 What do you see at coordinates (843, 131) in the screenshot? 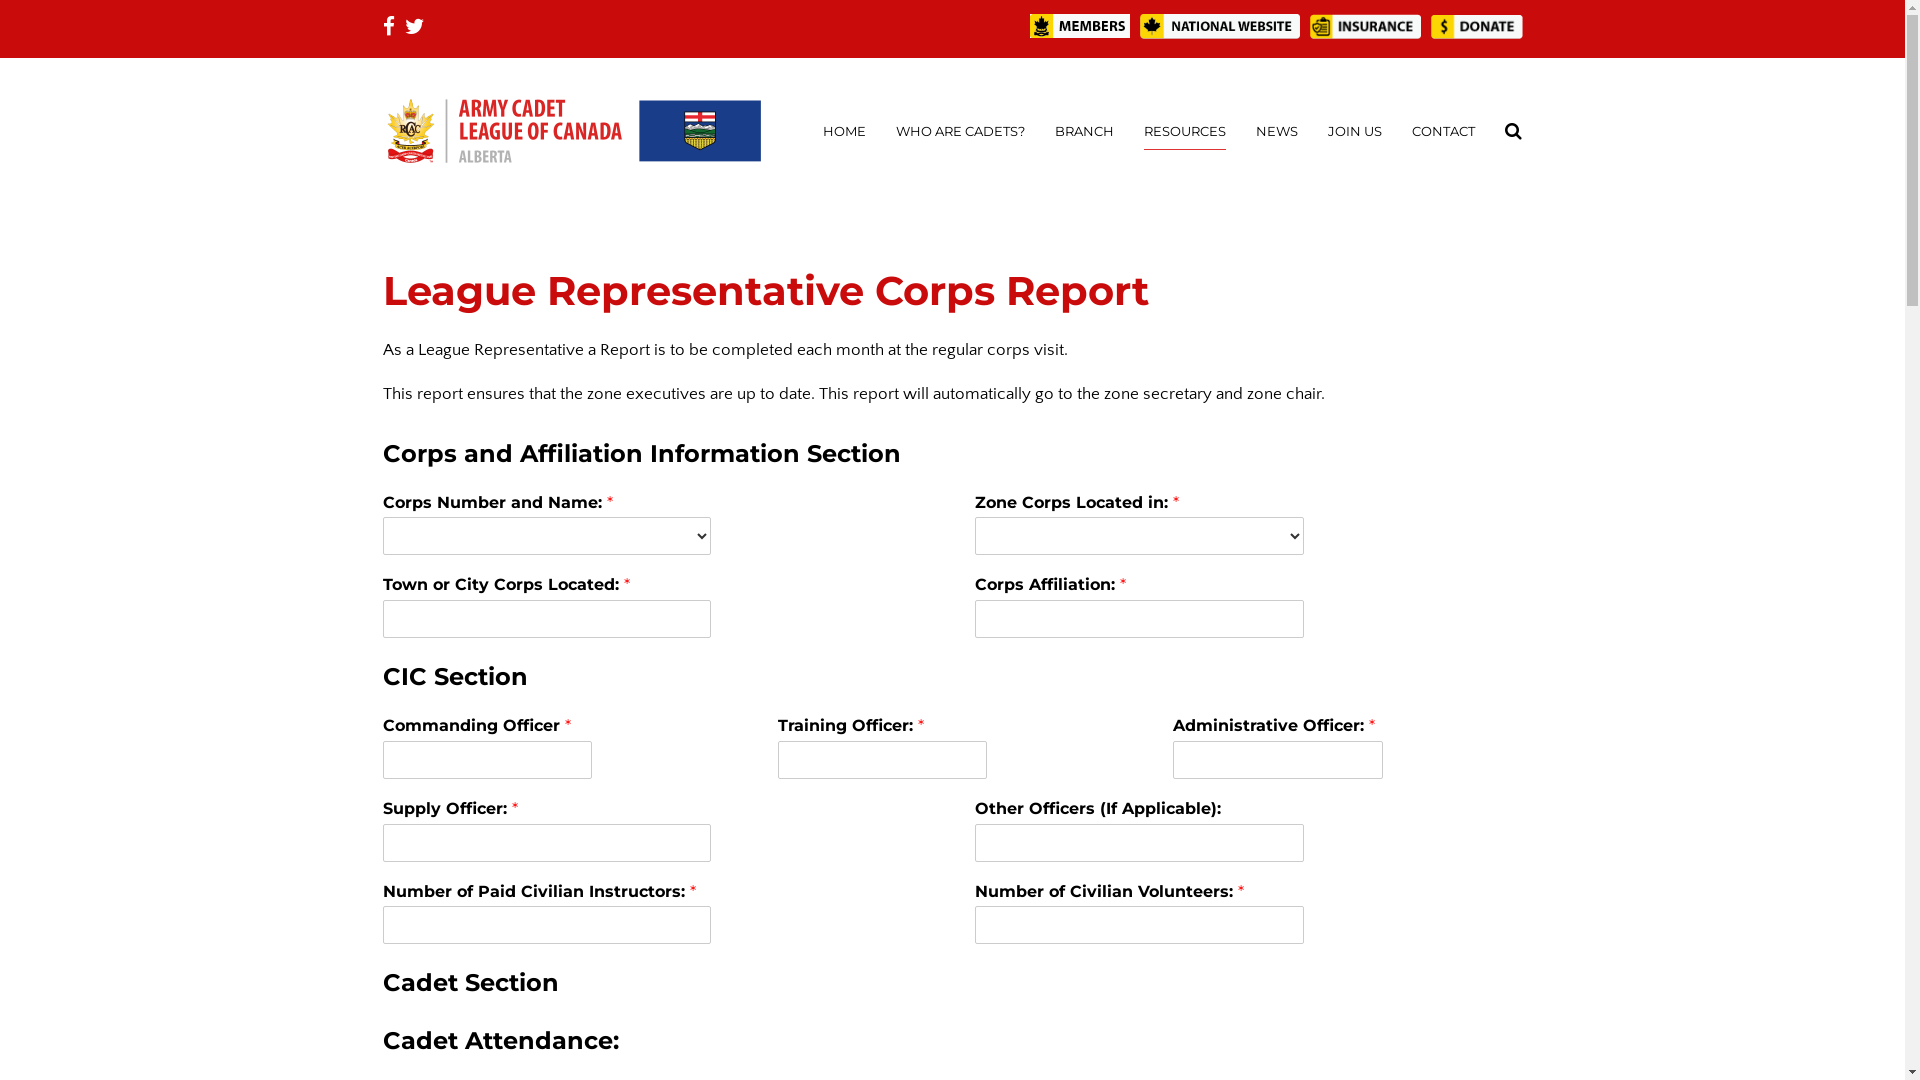
I see `'HOME'` at bounding box center [843, 131].